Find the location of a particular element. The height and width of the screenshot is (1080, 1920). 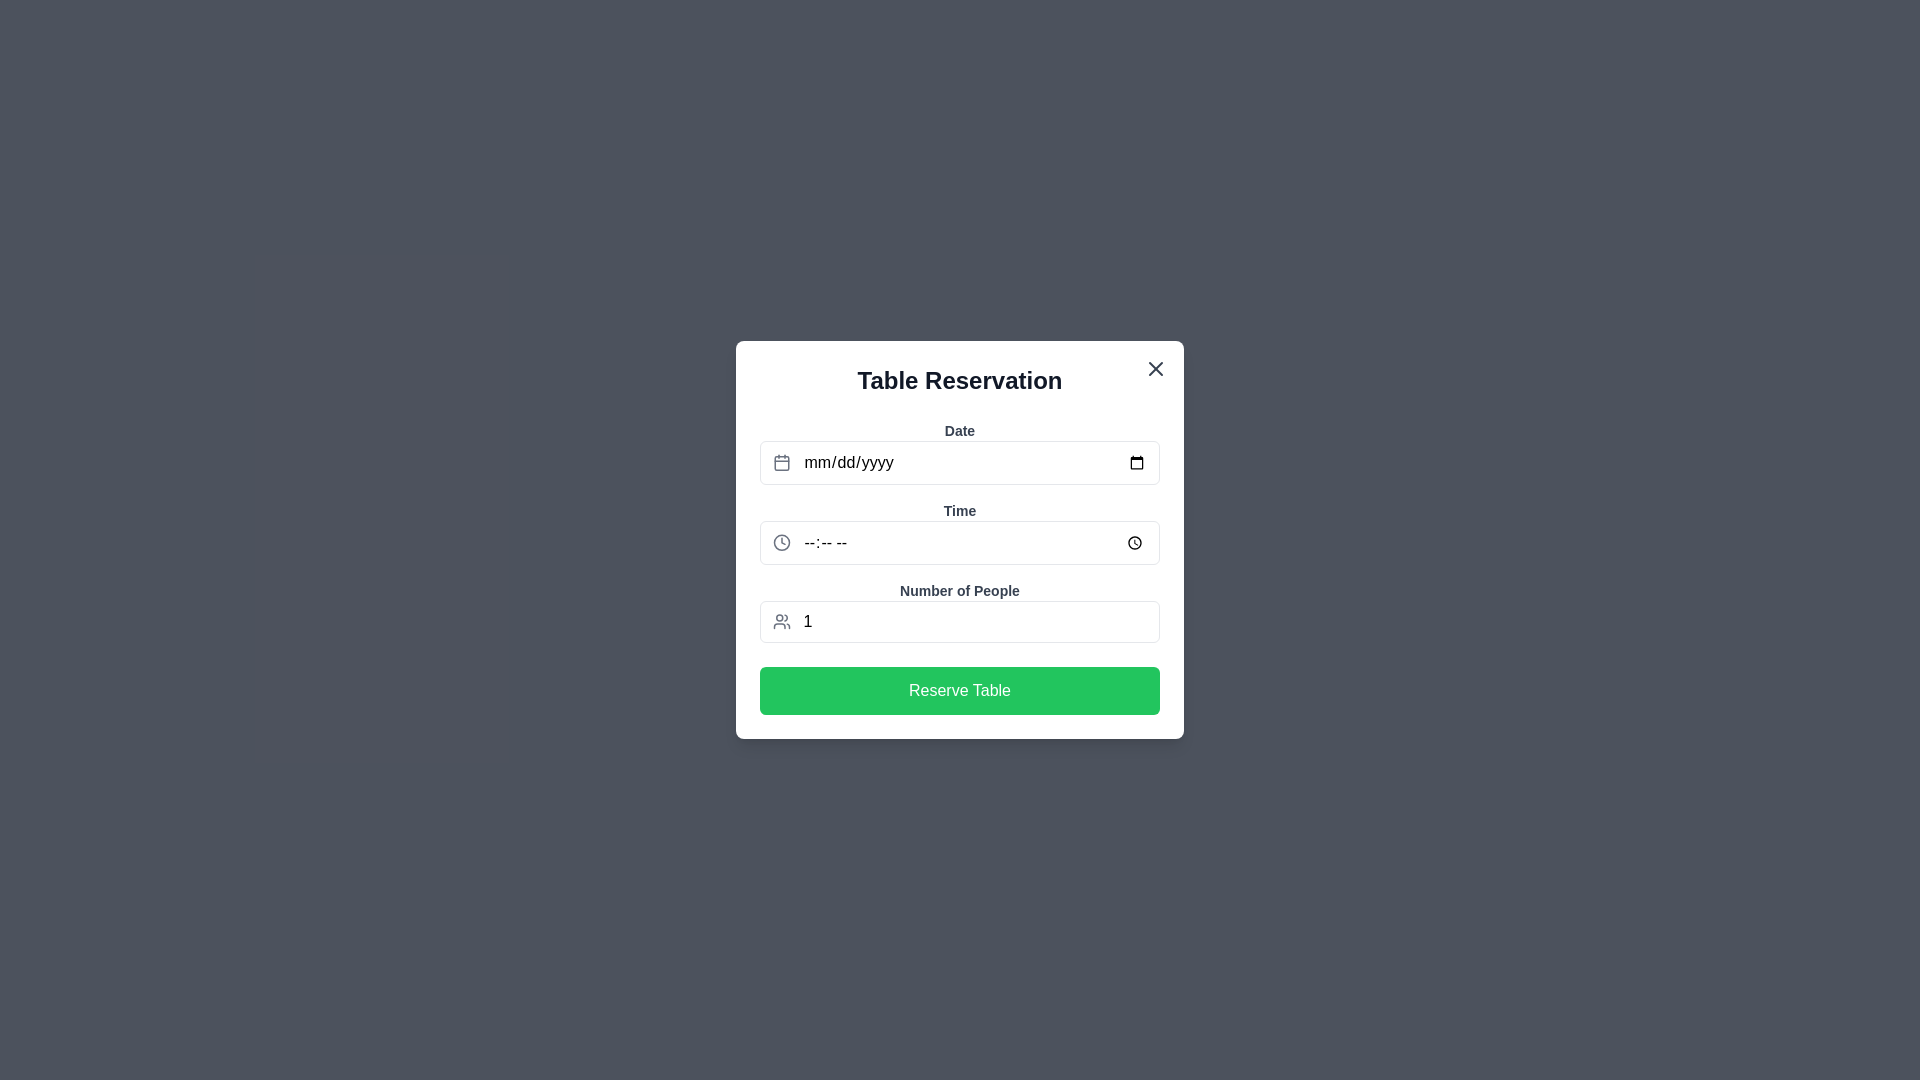

the graphical decoration element that serves as the primary visual structure of the calendar icon in the Table Reservation interface is located at coordinates (781, 463).